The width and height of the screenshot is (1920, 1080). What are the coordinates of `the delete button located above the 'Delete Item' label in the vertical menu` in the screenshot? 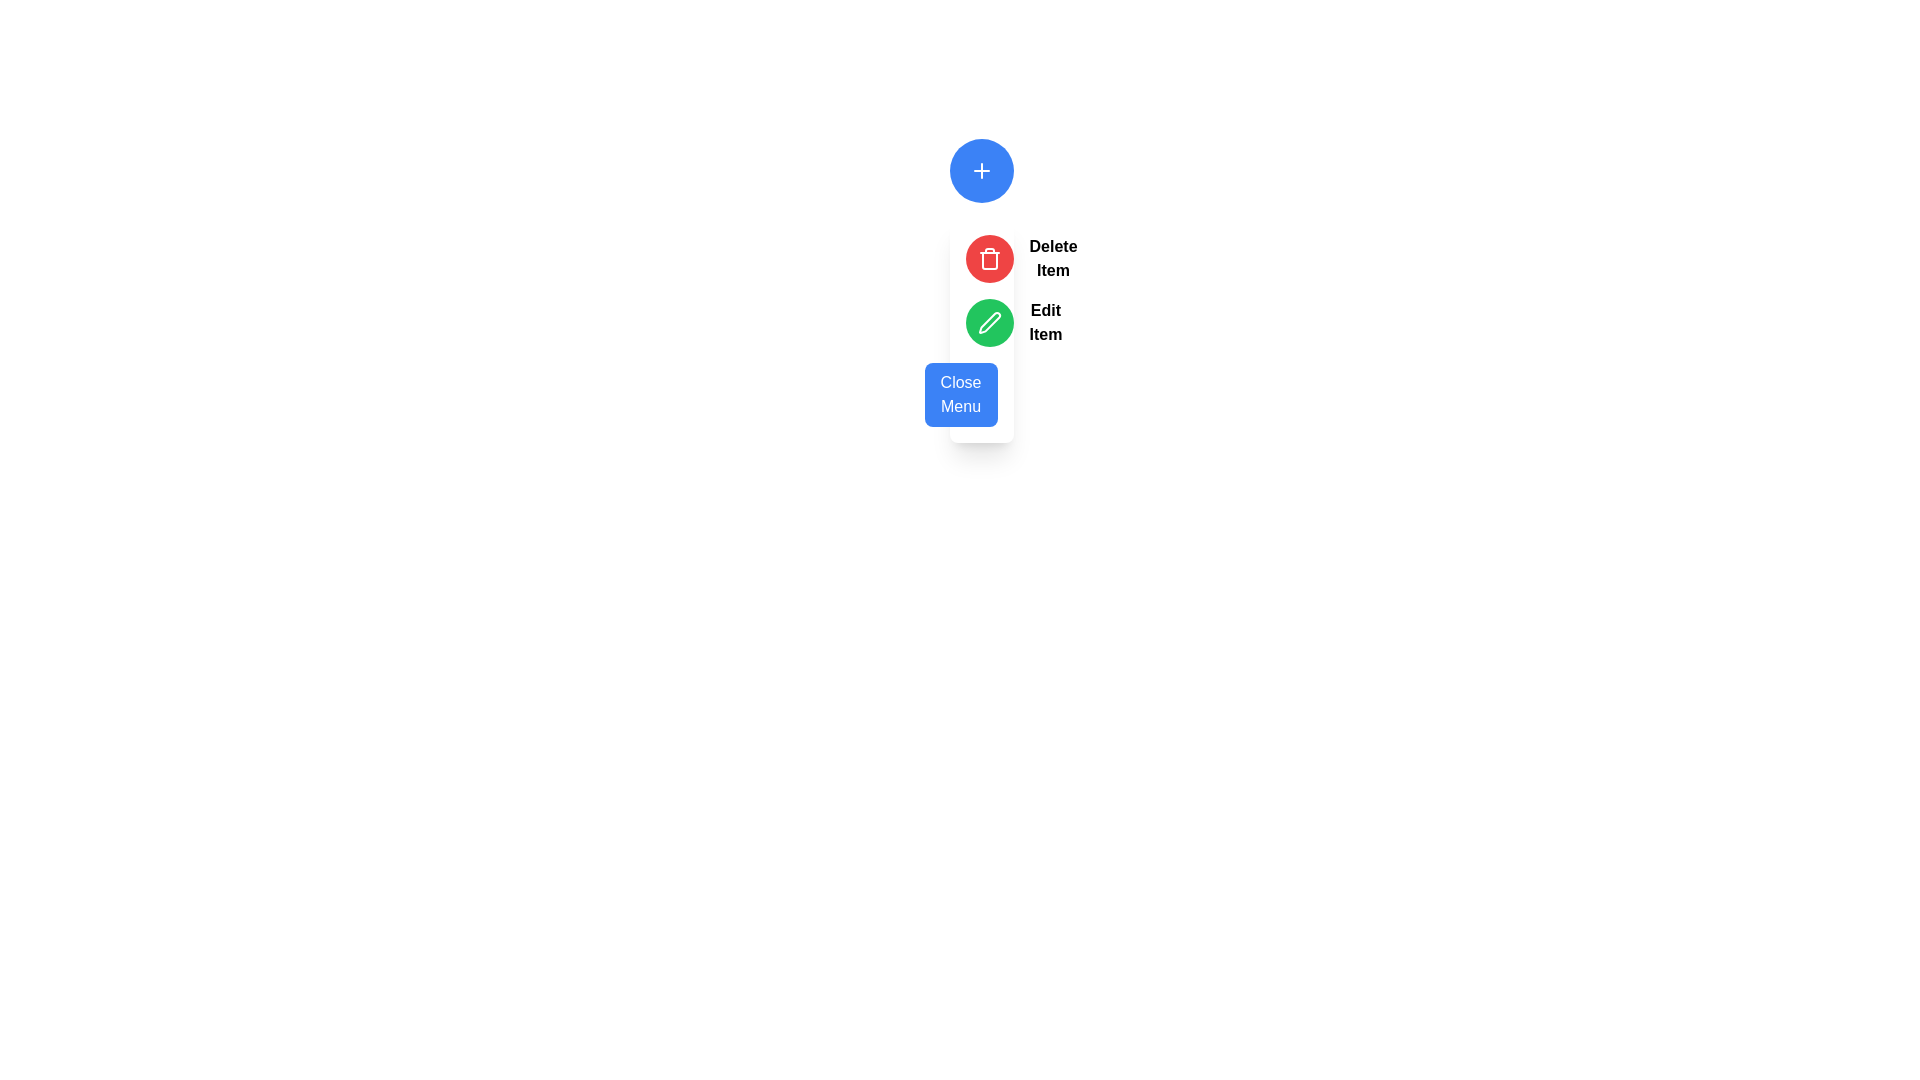 It's located at (989, 257).